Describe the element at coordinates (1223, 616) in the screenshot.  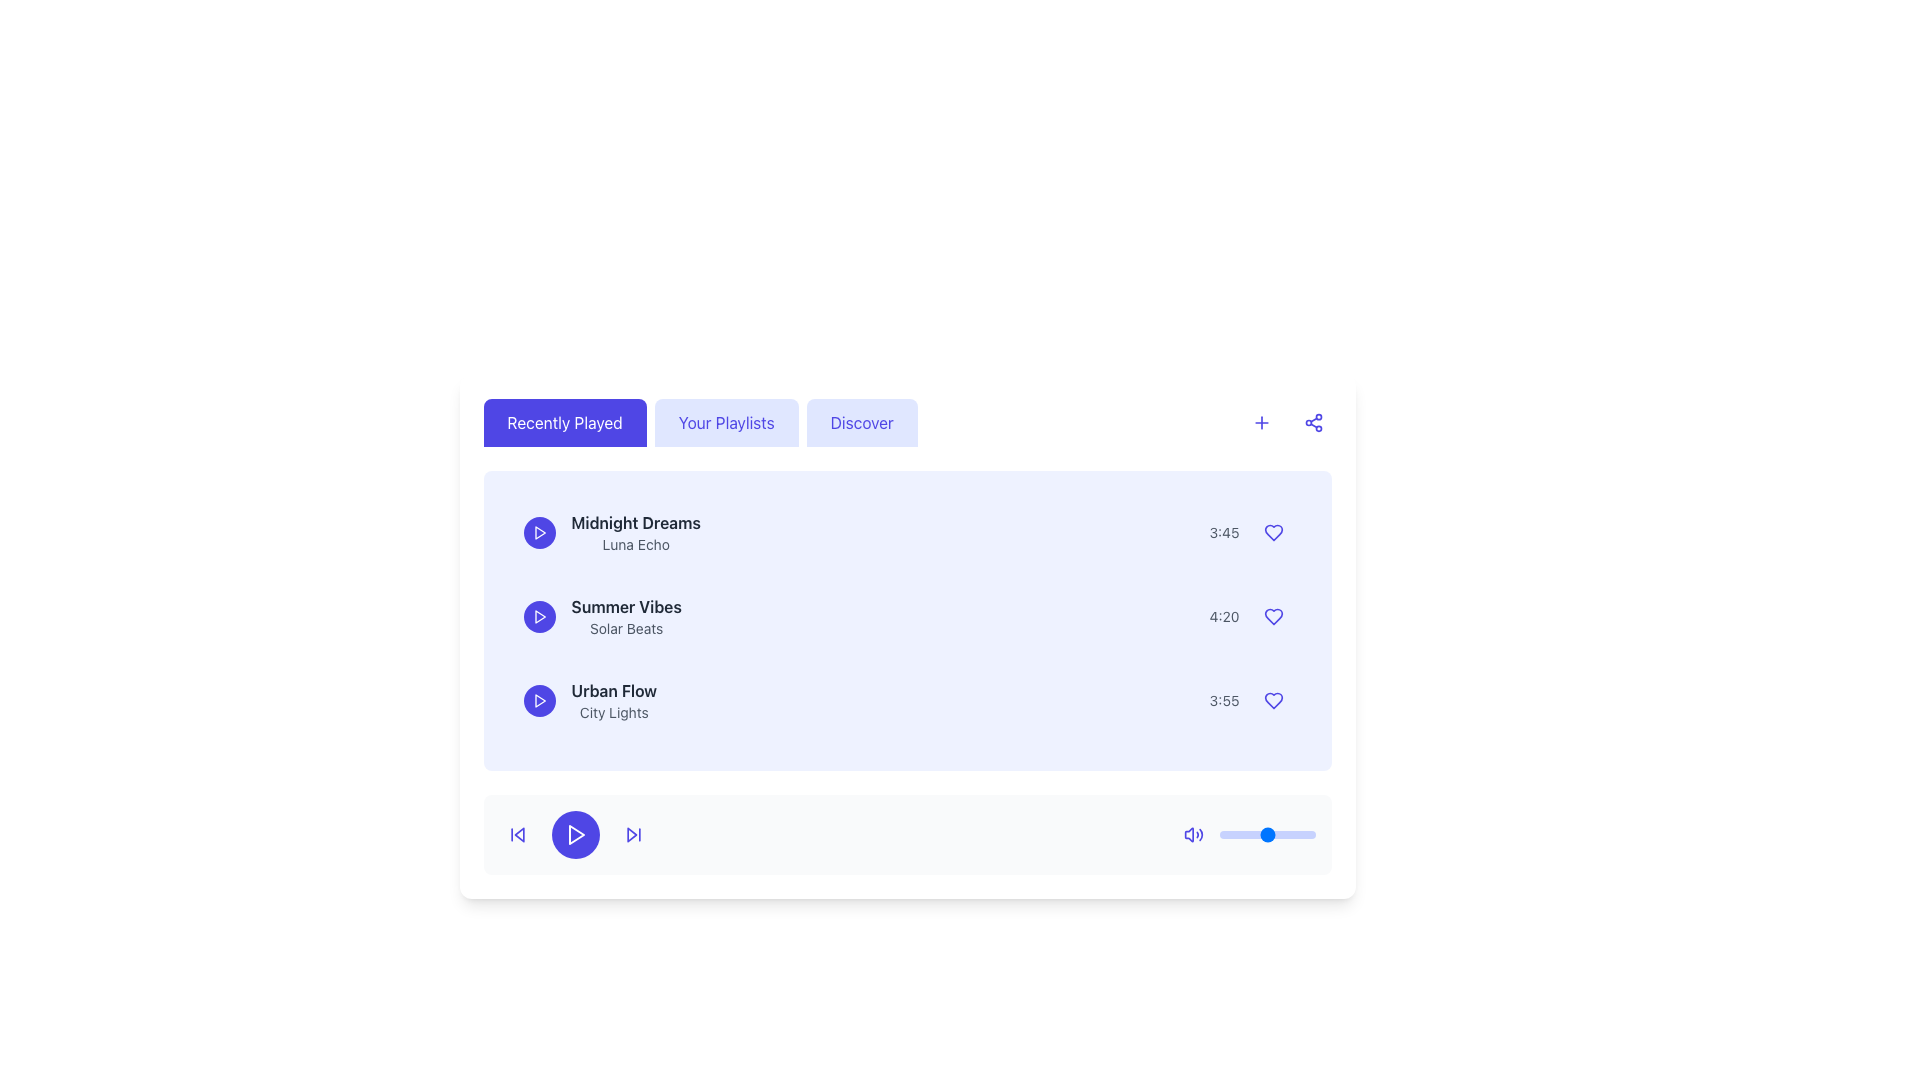
I see `the static text label that represents the duration or timestamp of the music track, located in the second row of the list structure in the music playback interface` at that location.